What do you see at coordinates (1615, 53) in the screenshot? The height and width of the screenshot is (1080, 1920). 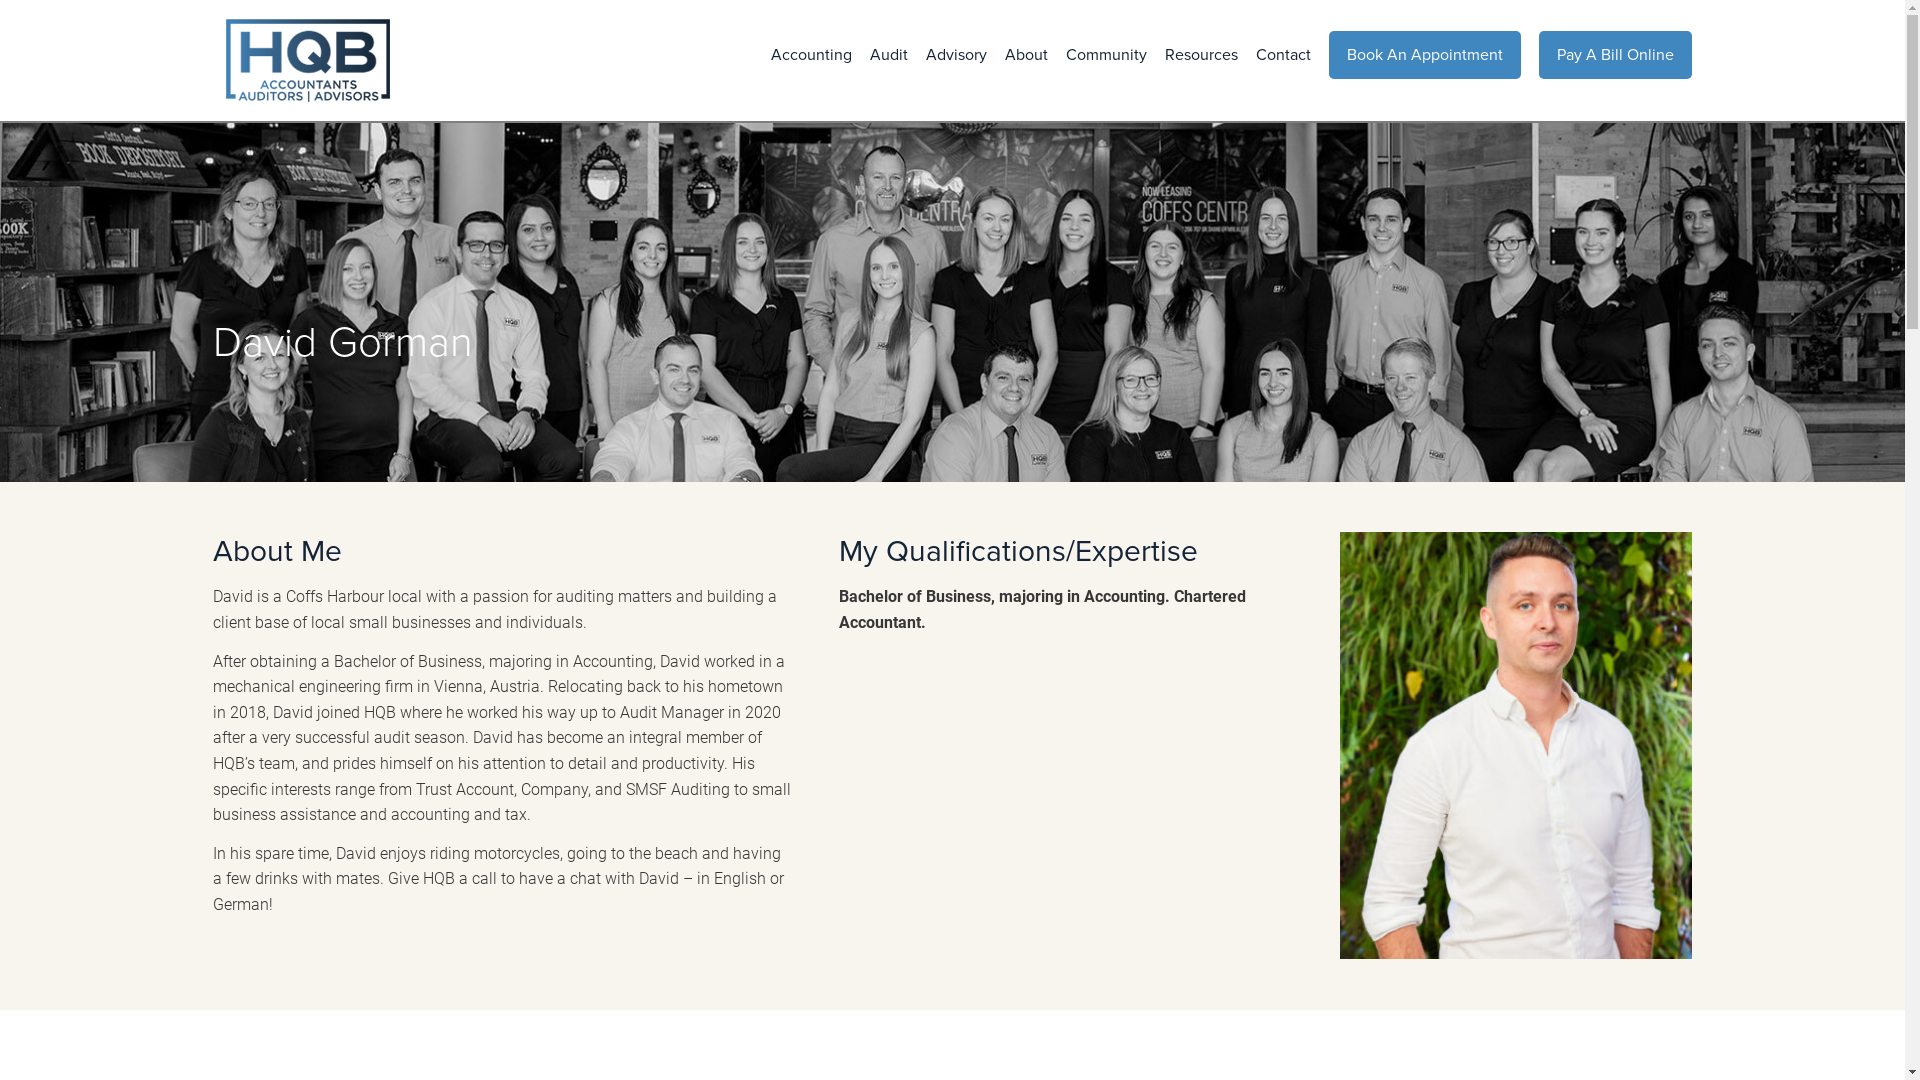 I see `'Pay A Bill Online'` at bounding box center [1615, 53].